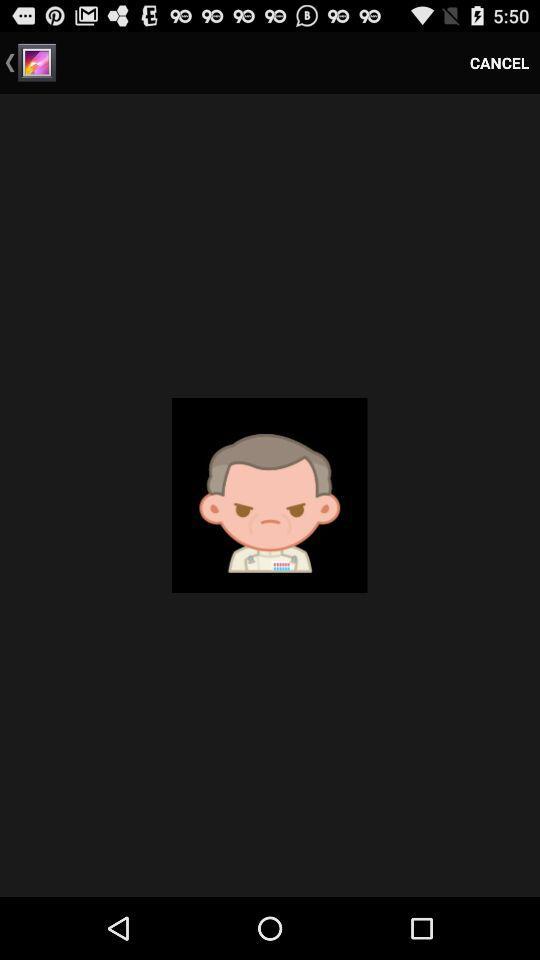  I want to click on the item at the top right corner, so click(498, 62).